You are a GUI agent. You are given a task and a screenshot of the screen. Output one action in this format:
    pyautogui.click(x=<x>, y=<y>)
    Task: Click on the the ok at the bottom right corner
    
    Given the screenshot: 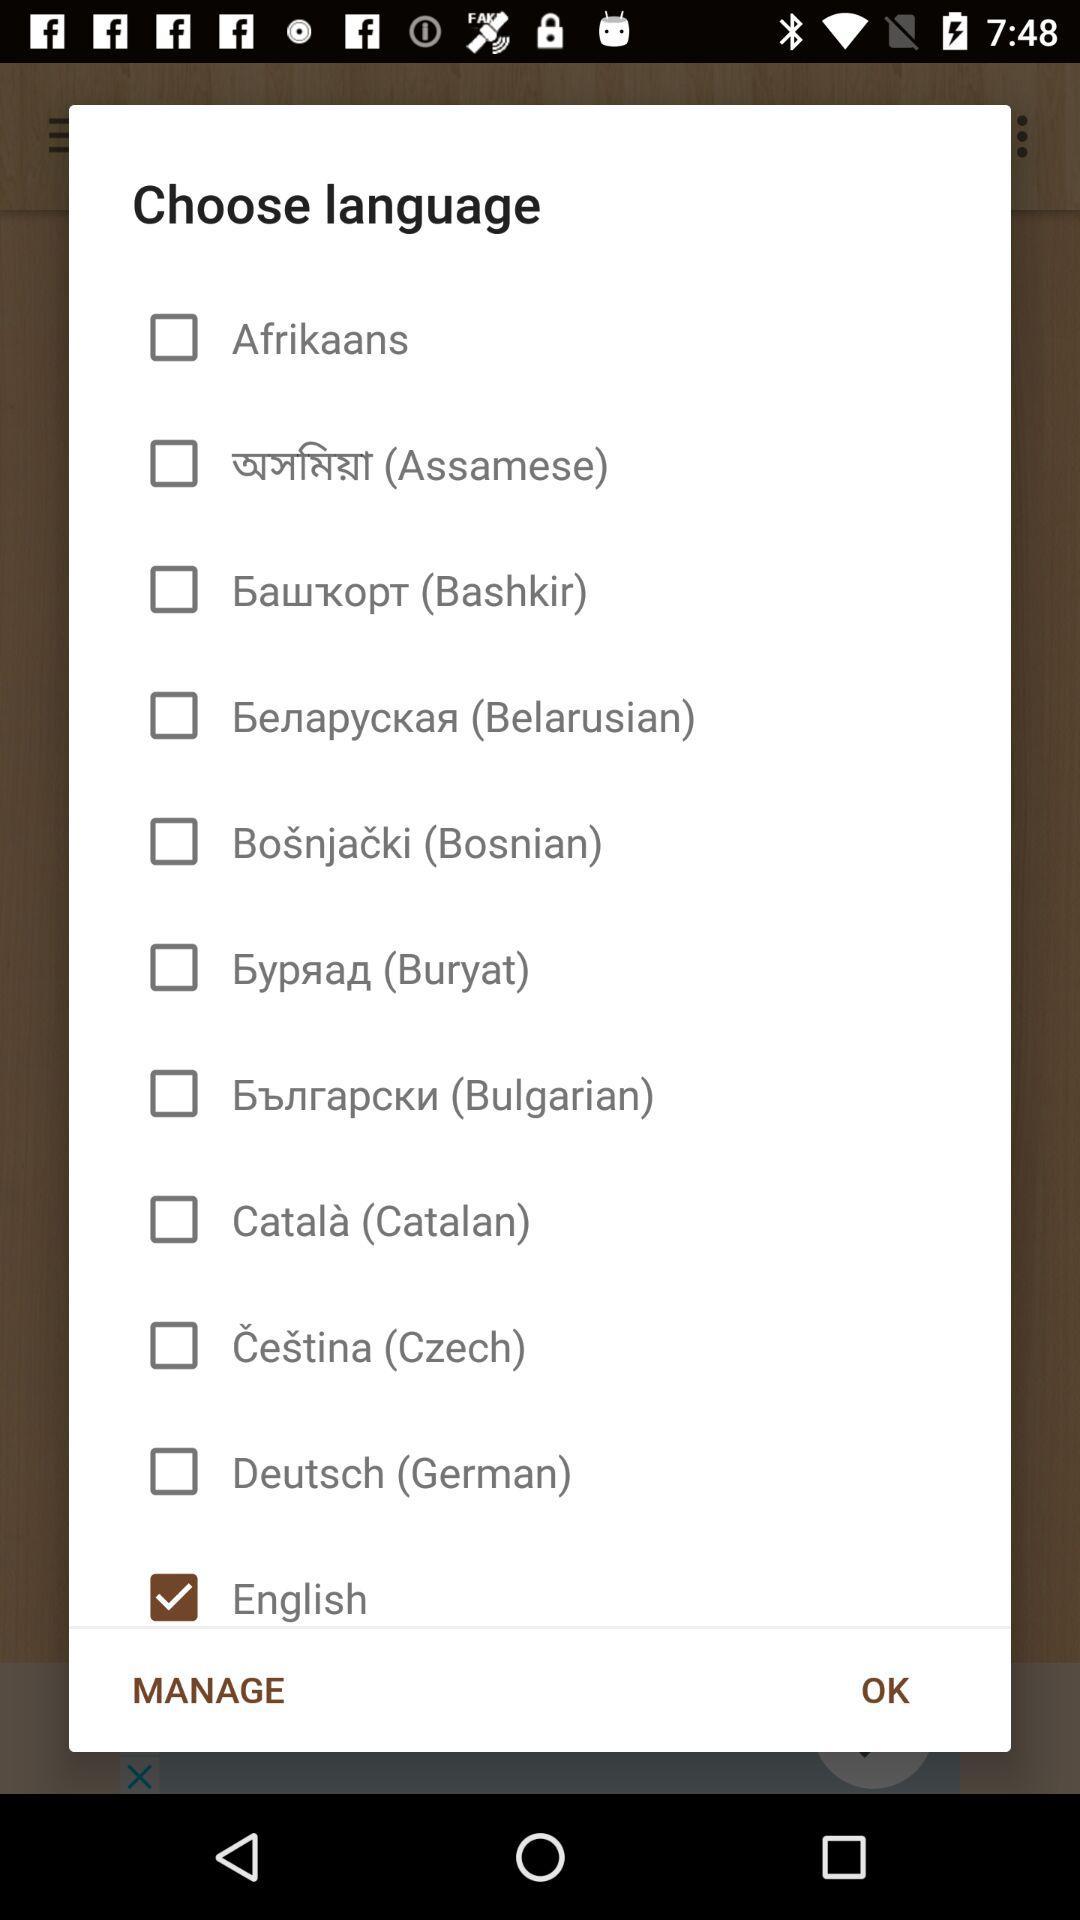 What is the action you would take?
    pyautogui.click(x=883, y=1688)
    